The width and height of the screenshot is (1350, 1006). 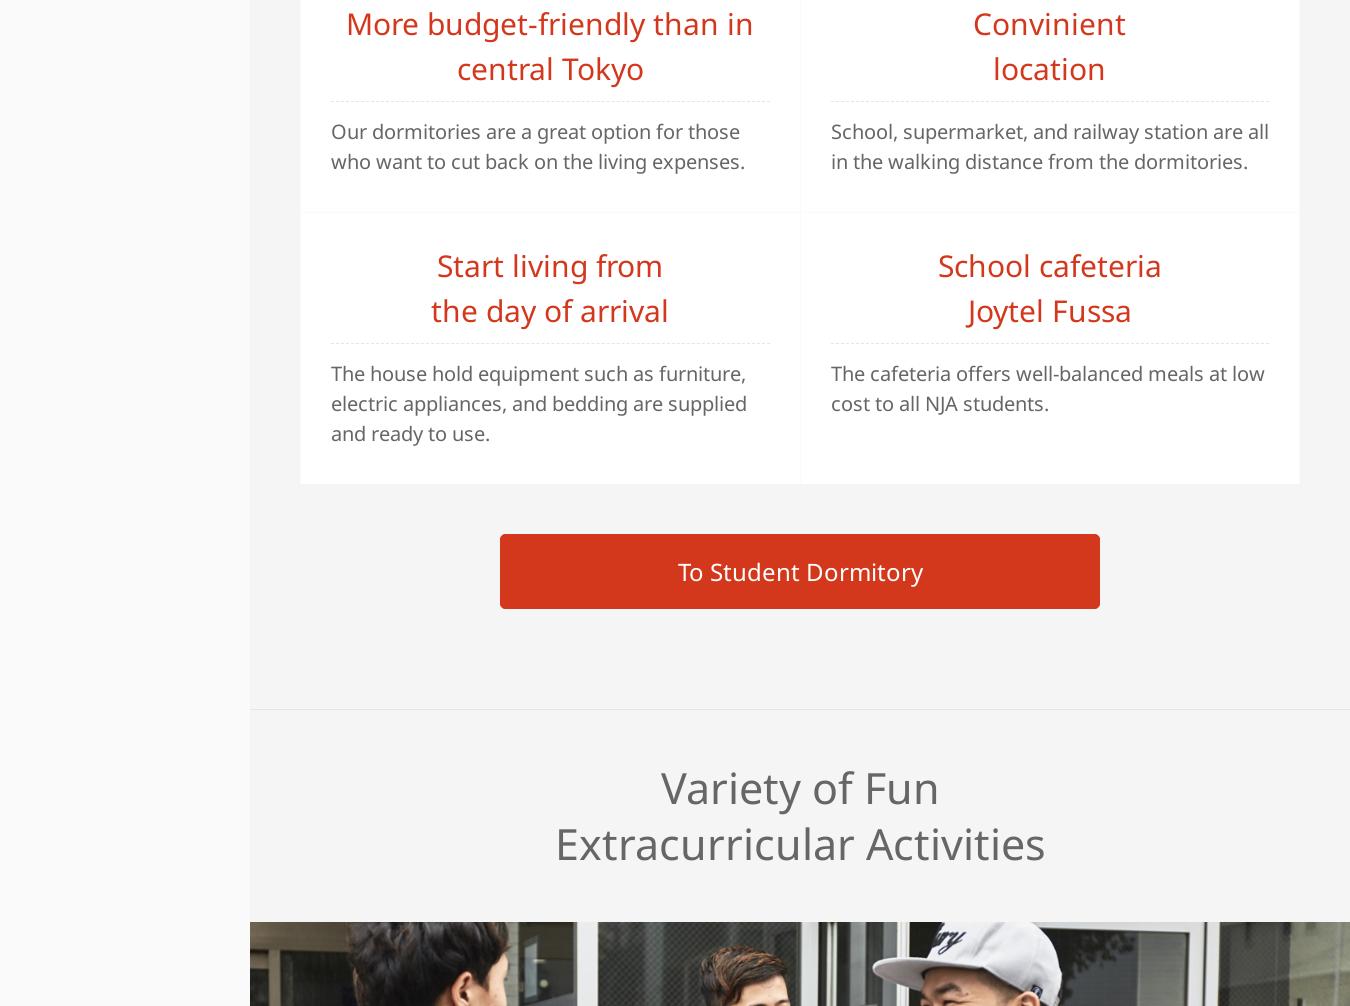 What do you see at coordinates (548, 308) in the screenshot?
I see `'the day of arrival'` at bounding box center [548, 308].